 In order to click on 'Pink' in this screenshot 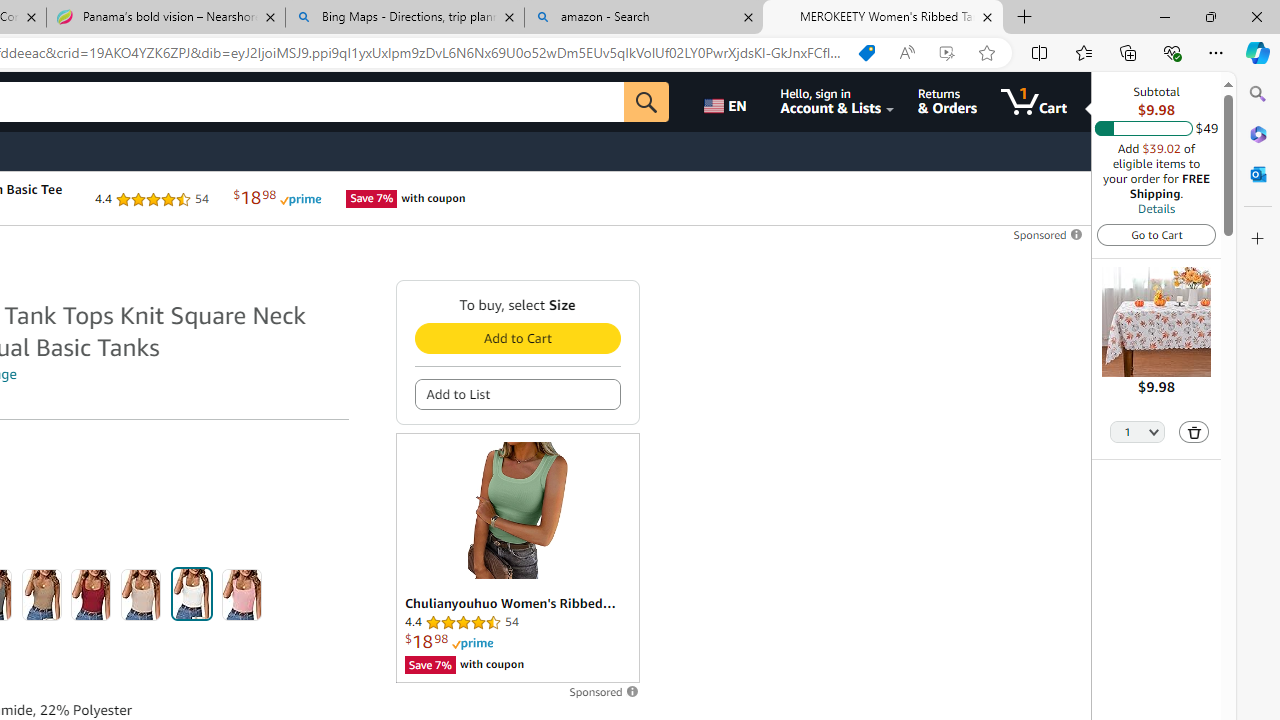, I will do `click(241, 594)`.